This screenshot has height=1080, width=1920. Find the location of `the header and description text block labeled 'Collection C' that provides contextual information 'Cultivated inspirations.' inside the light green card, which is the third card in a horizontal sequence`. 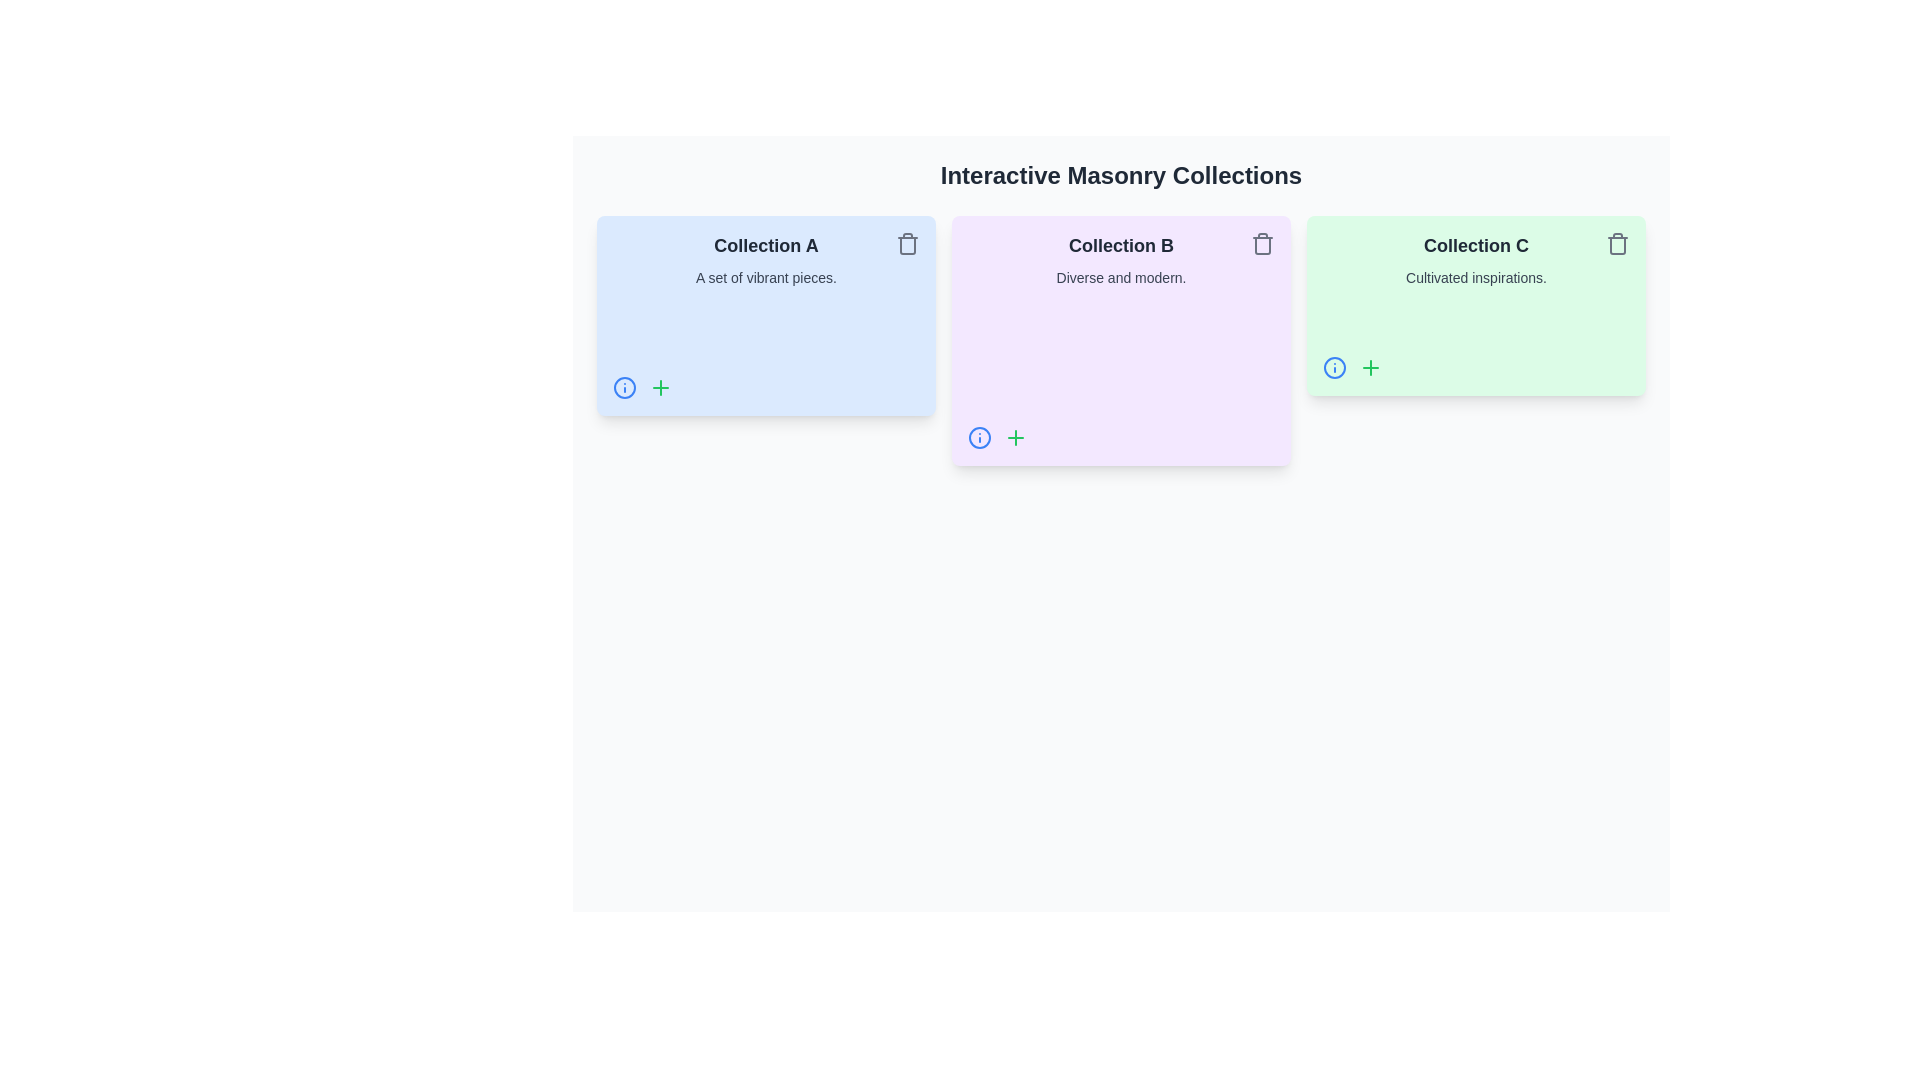

the header and description text block labeled 'Collection C' that provides contextual information 'Cultivated inspirations.' inside the light green card, which is the third card in a horizontal sequence is located at coordinates (1476, 258).